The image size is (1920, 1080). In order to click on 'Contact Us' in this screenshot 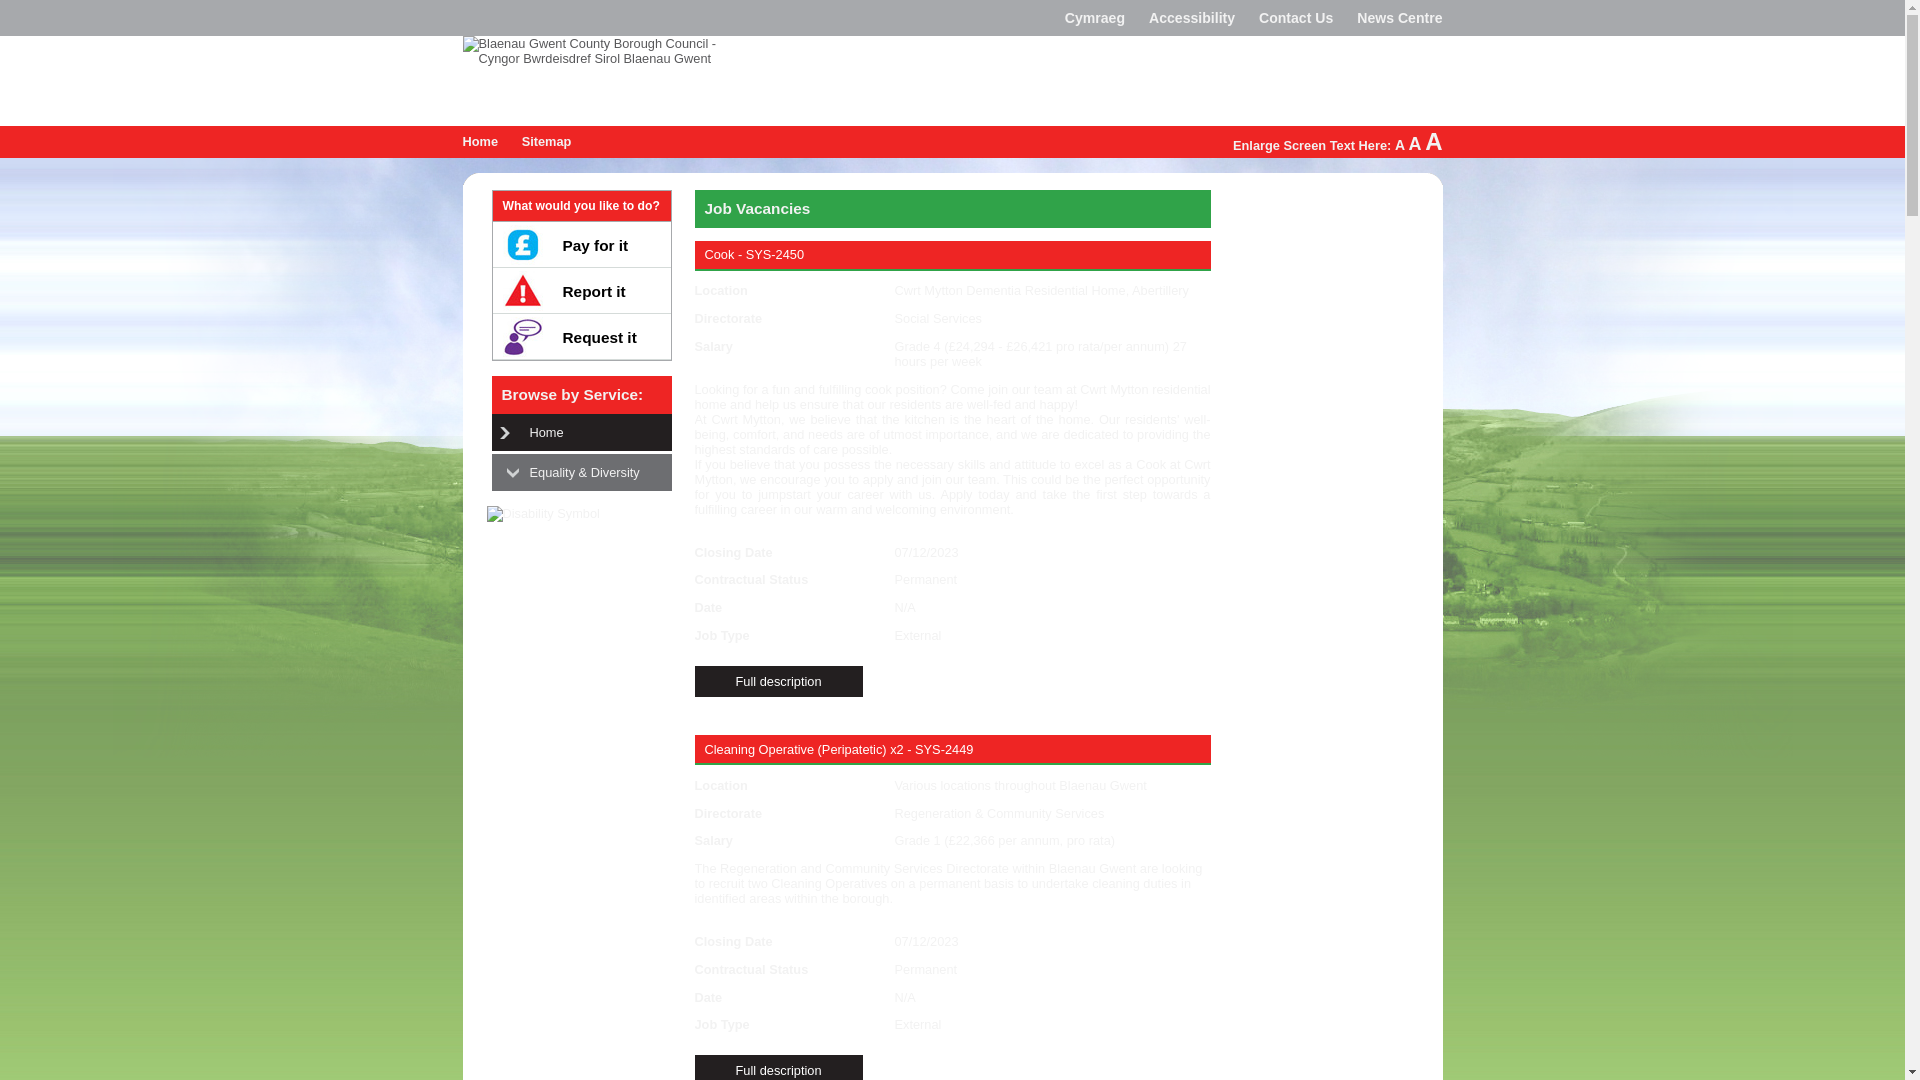, I will do `click(1296, 18)`.